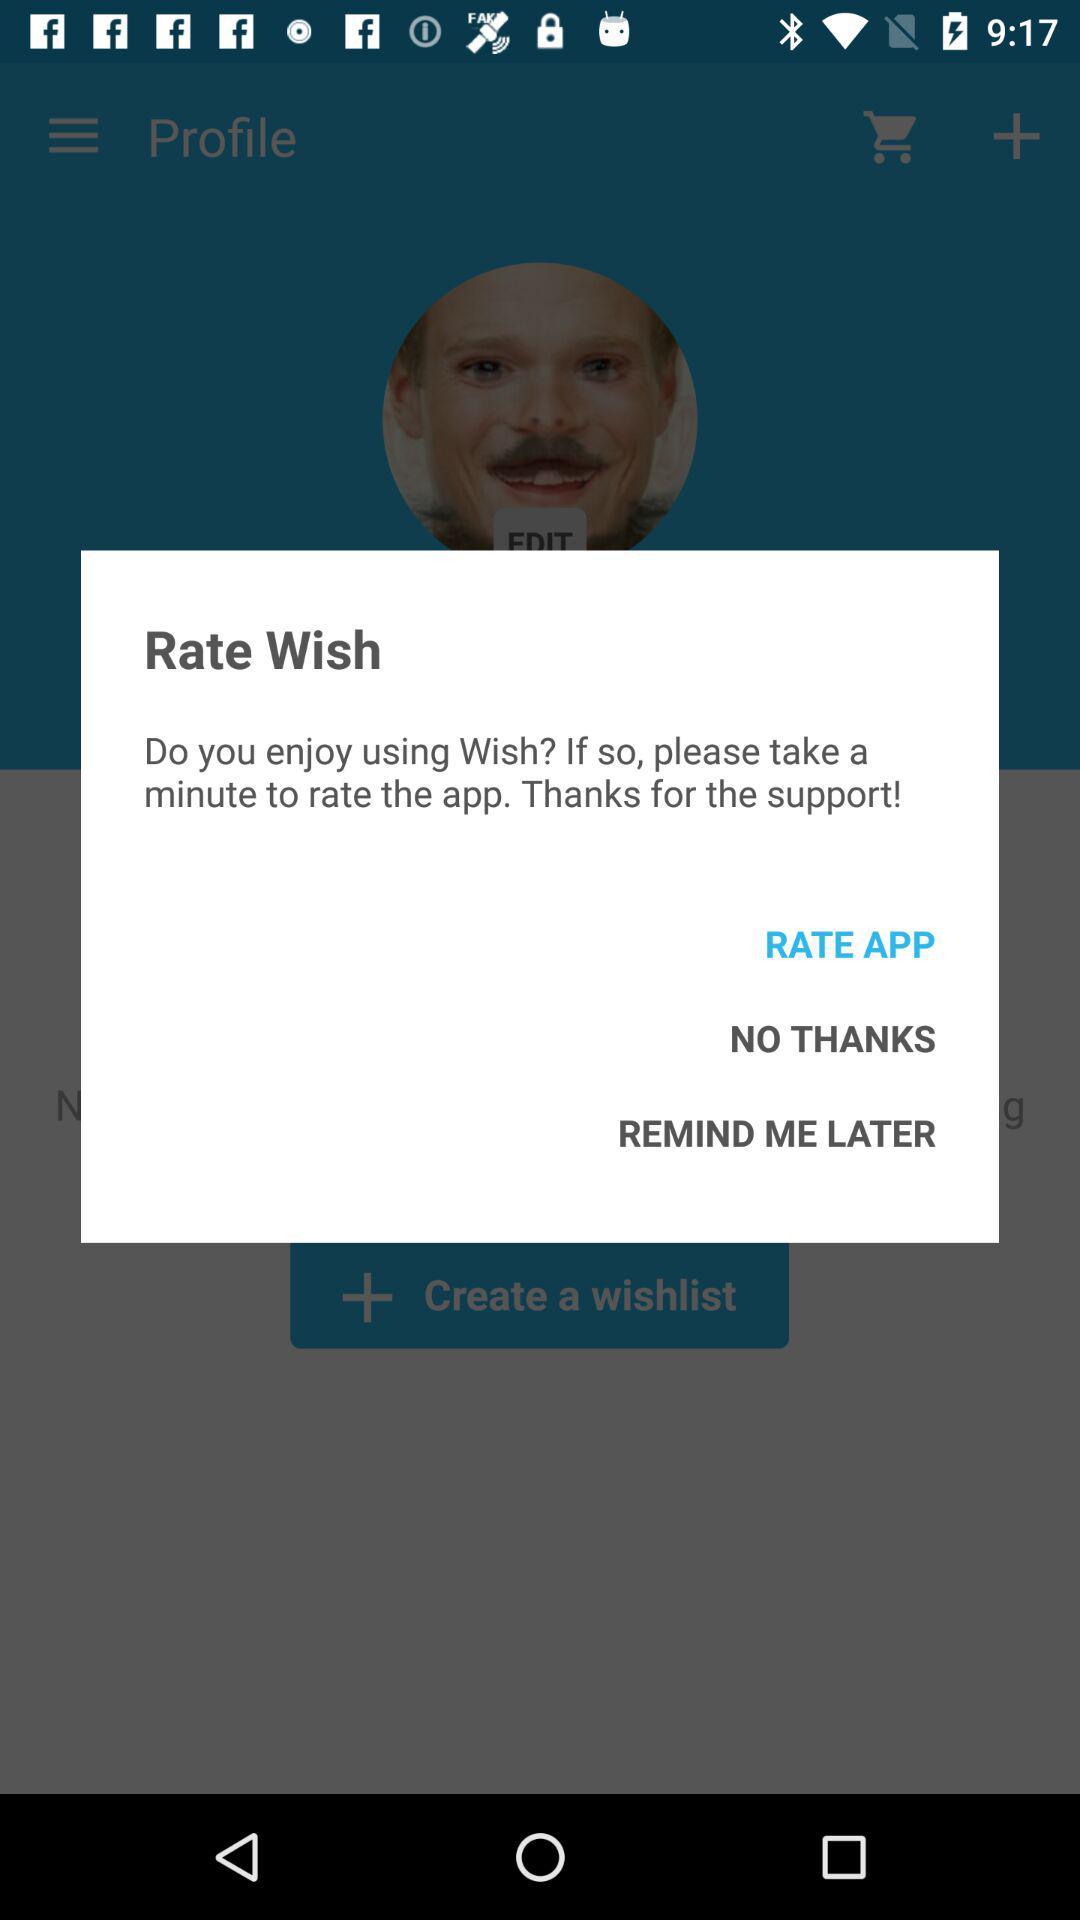 This screenshot has width=1080, height=1920. What do you see at coordinates (775, 1132) in the screenshot?
I see `remind me later` at bounding box center [775, 1132].